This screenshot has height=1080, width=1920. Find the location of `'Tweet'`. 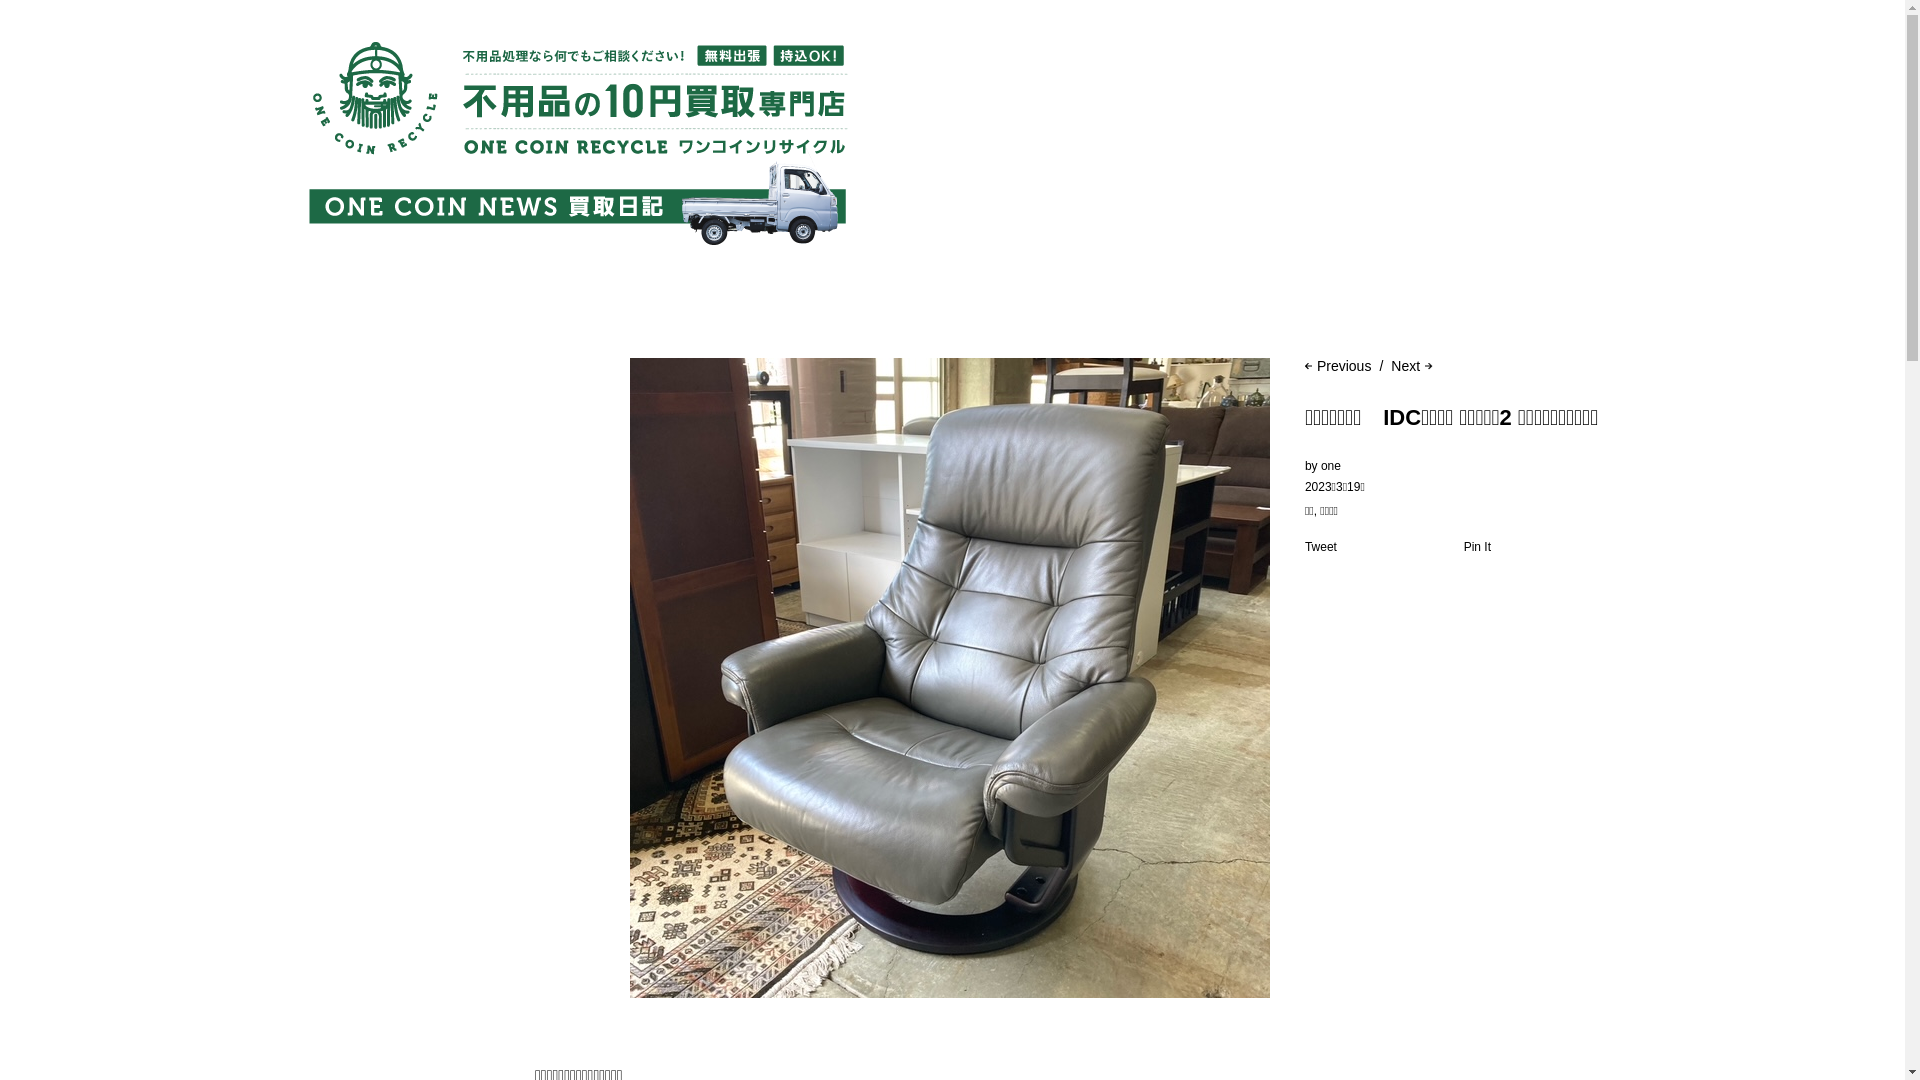

'Tweet' is located at coordinates (1320, 547).